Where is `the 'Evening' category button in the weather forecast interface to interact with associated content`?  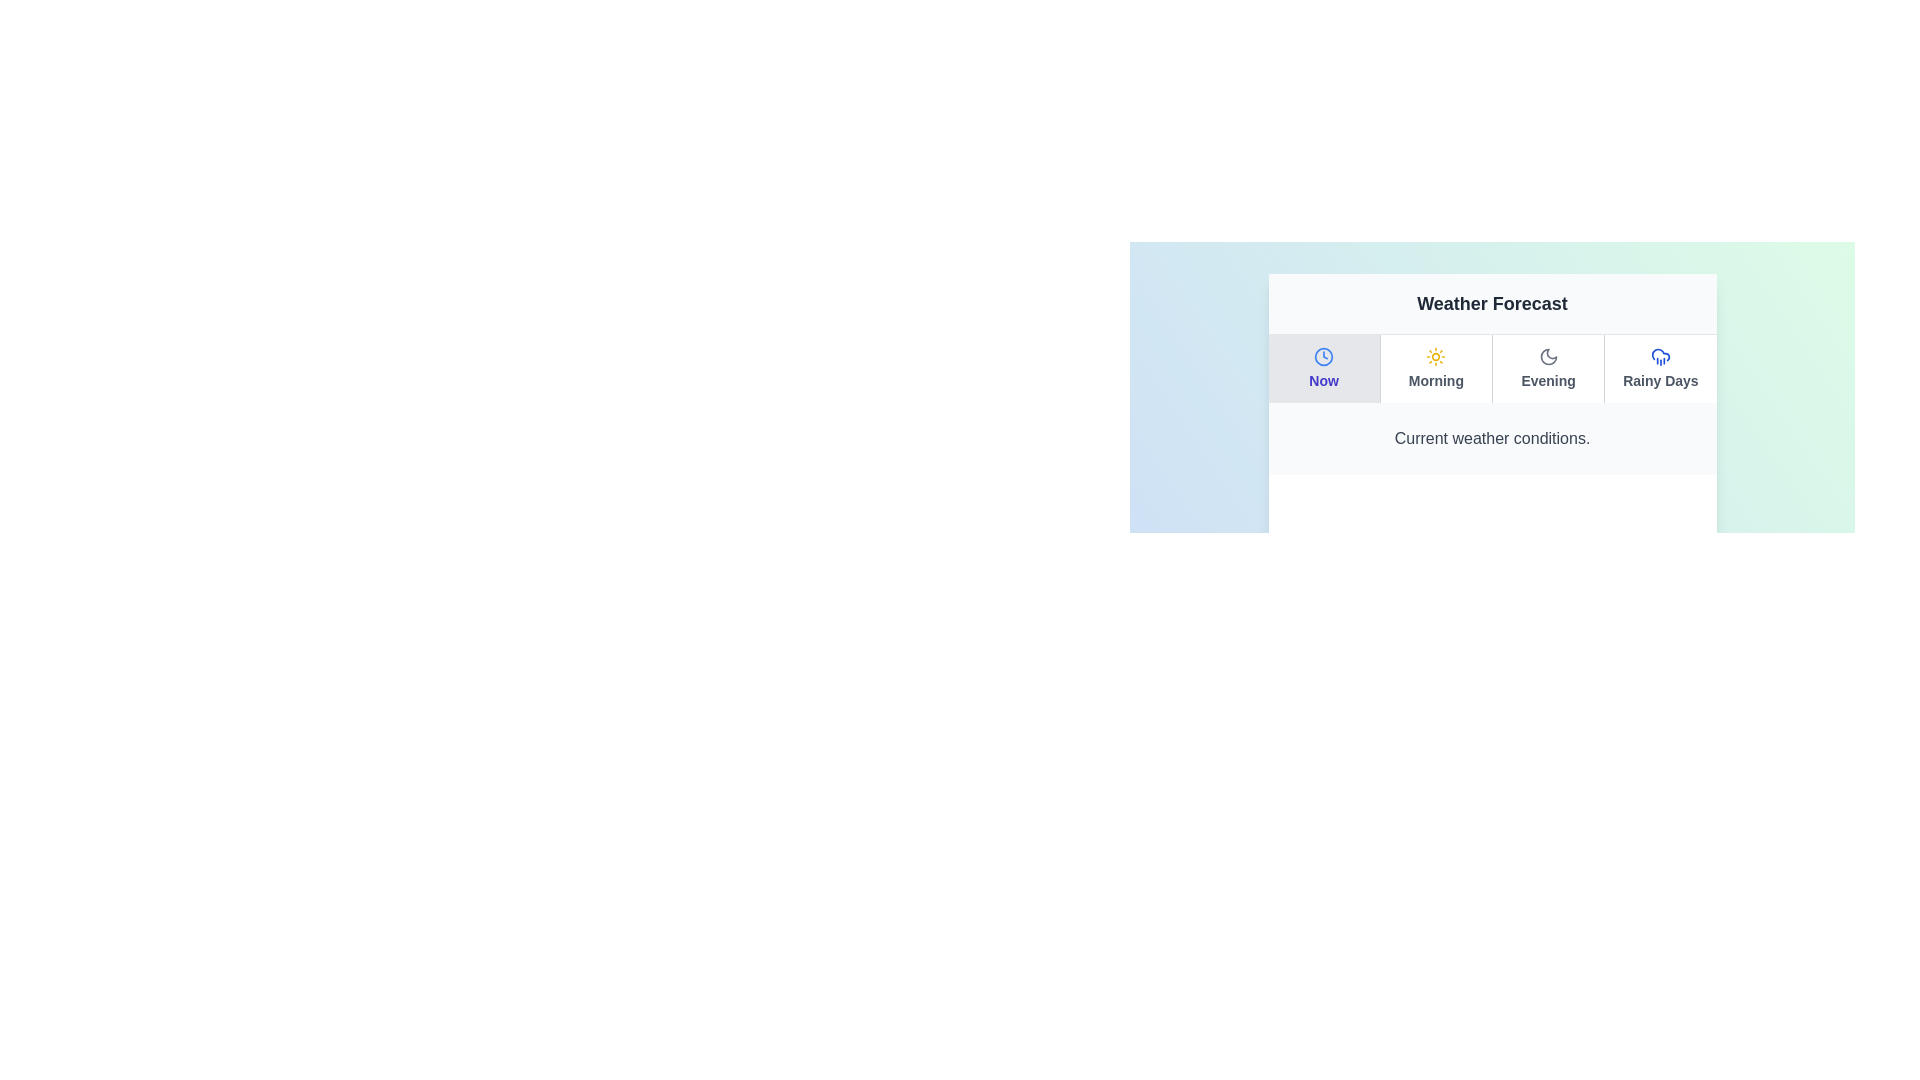
the 'Evening' category button in the weather forecast interface to interact with associated content is located at coordinates (1547, 369).